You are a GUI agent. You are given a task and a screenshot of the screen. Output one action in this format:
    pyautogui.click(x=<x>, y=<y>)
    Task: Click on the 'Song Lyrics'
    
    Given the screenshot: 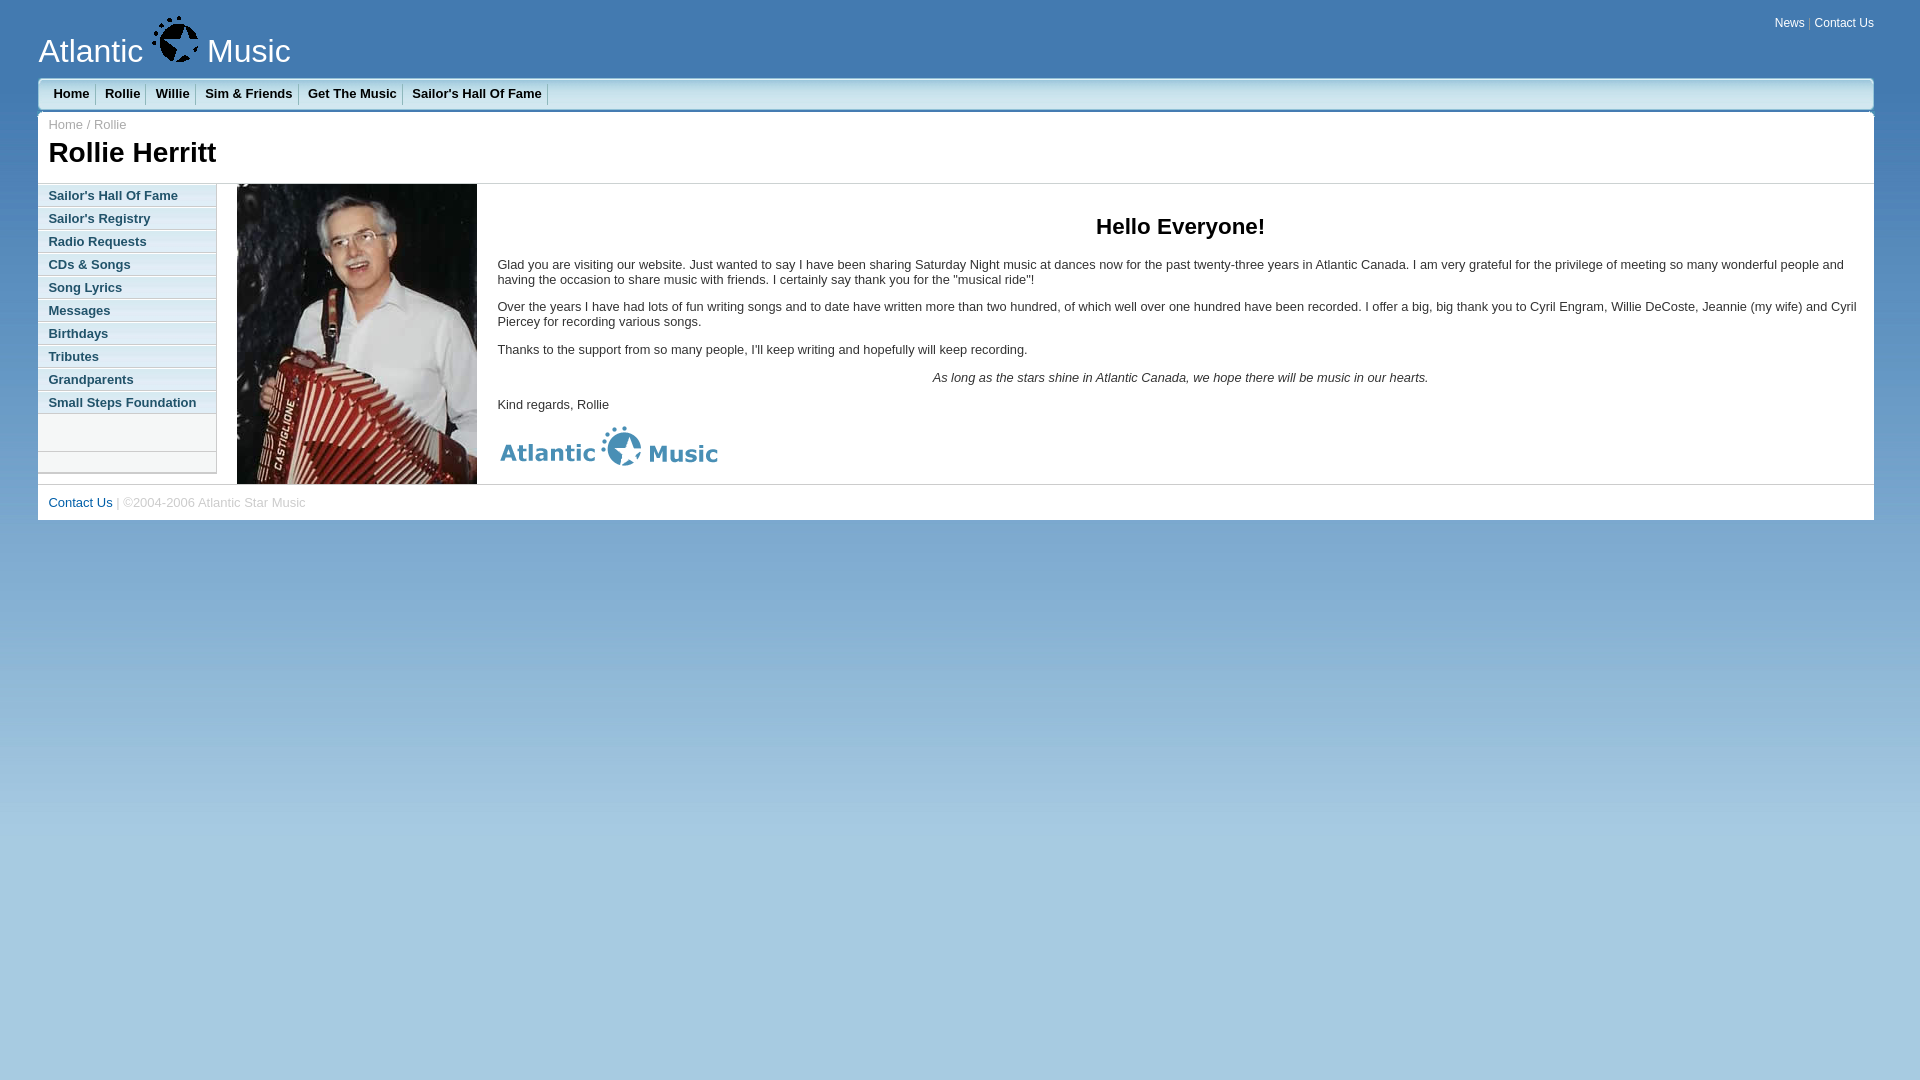 What is the action you would take?
    pyautogui.click(x=125, y=287)
    